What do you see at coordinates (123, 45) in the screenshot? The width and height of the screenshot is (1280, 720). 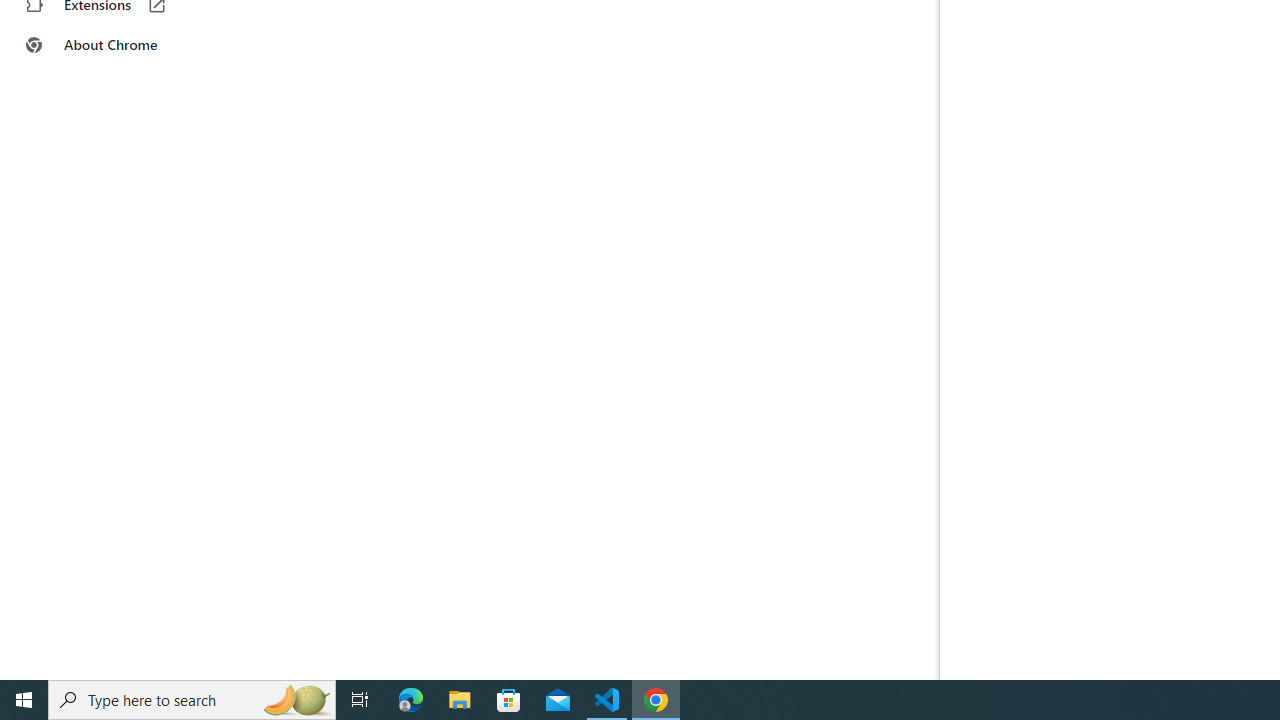 I see `'About Chrome'` at bounding box center [123, 45].